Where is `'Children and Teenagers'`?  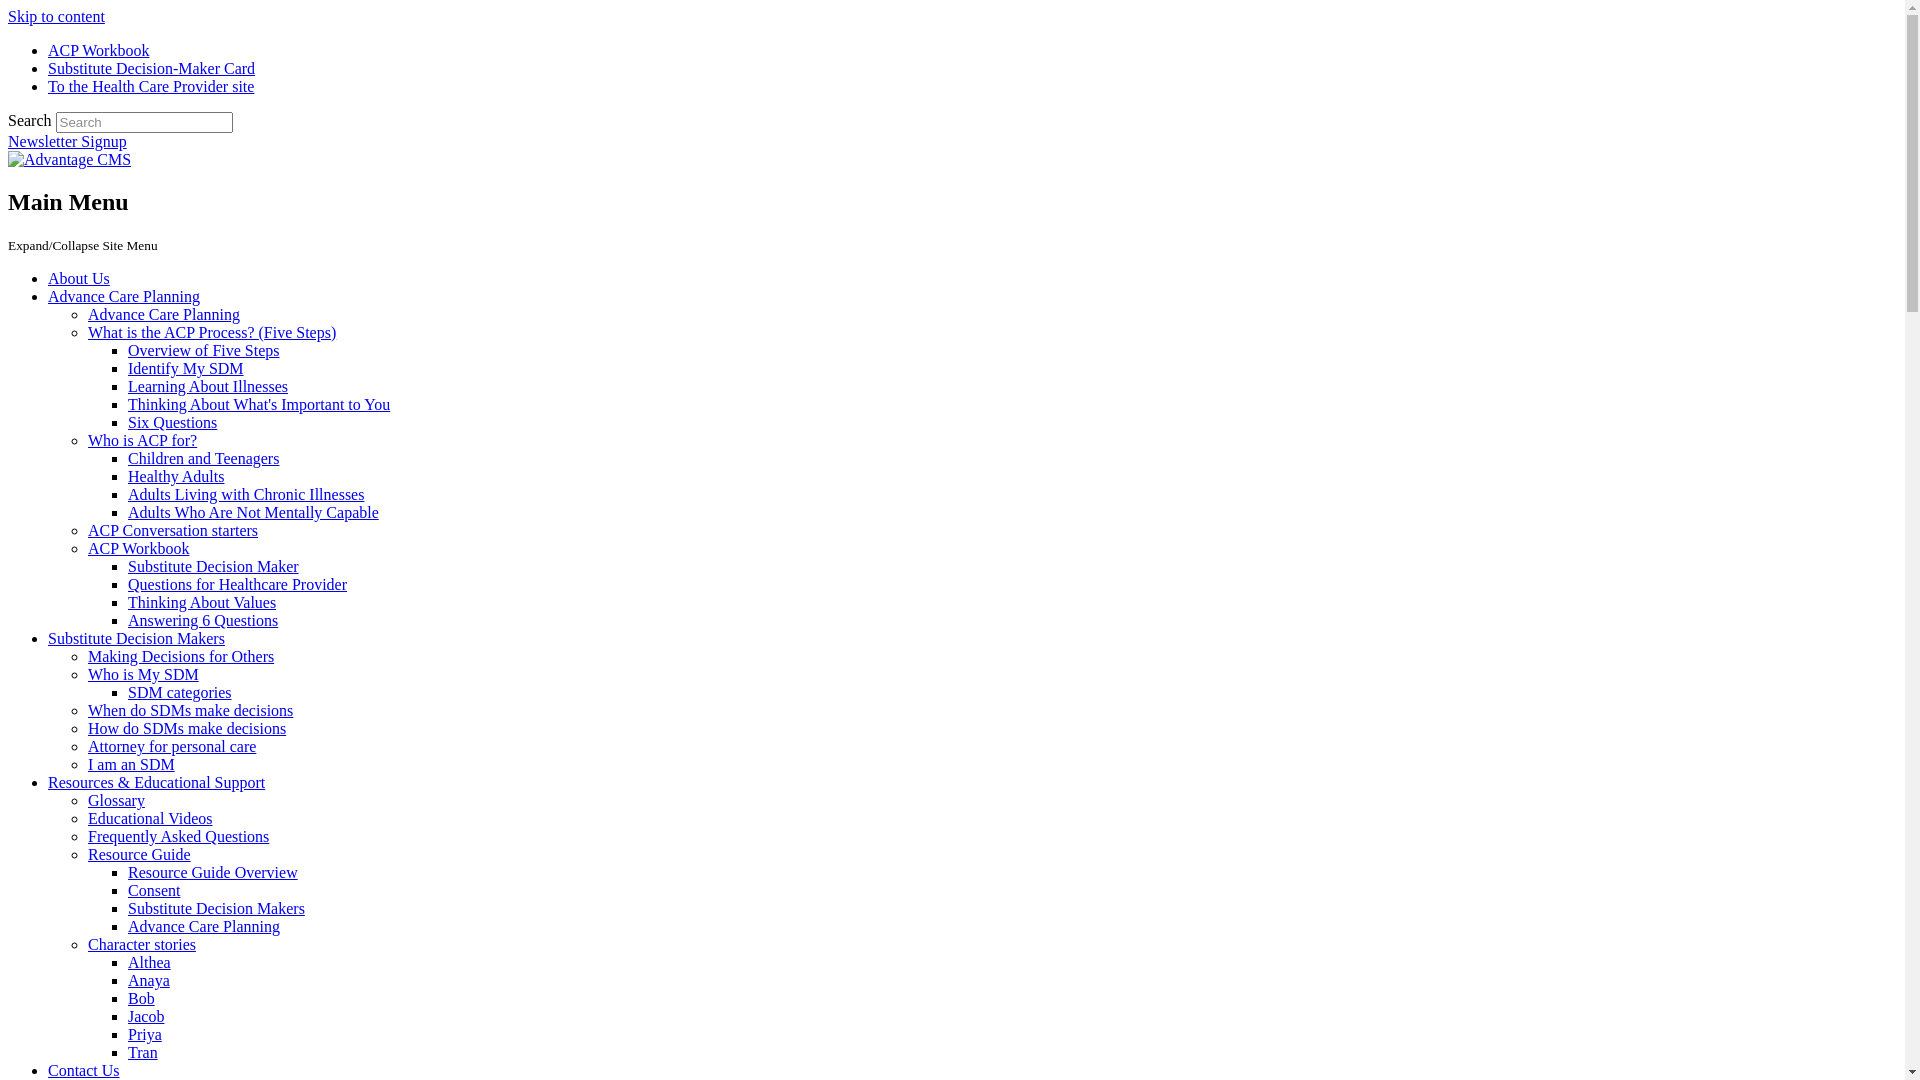
'Children and Teenagers' is located at coordinates (203, 458).